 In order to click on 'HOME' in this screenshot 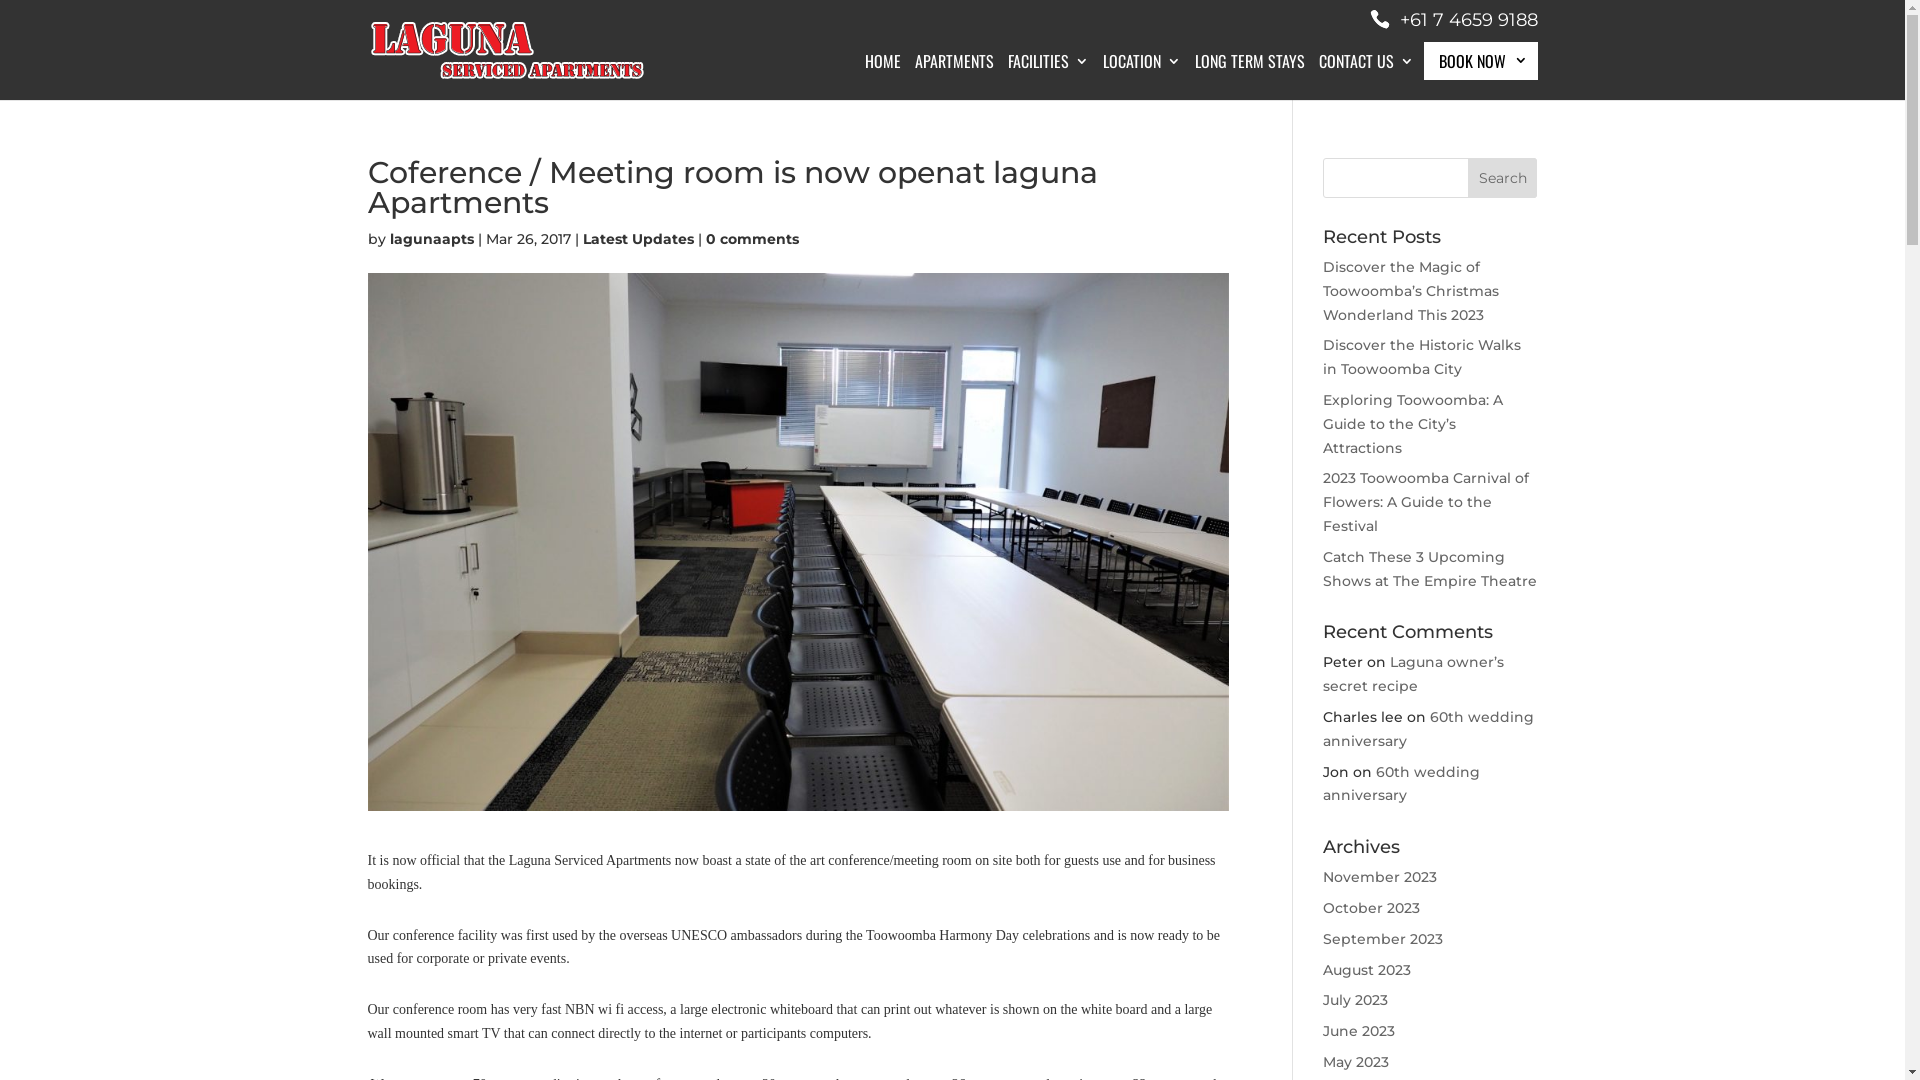, I will do `click(881, 76)`.